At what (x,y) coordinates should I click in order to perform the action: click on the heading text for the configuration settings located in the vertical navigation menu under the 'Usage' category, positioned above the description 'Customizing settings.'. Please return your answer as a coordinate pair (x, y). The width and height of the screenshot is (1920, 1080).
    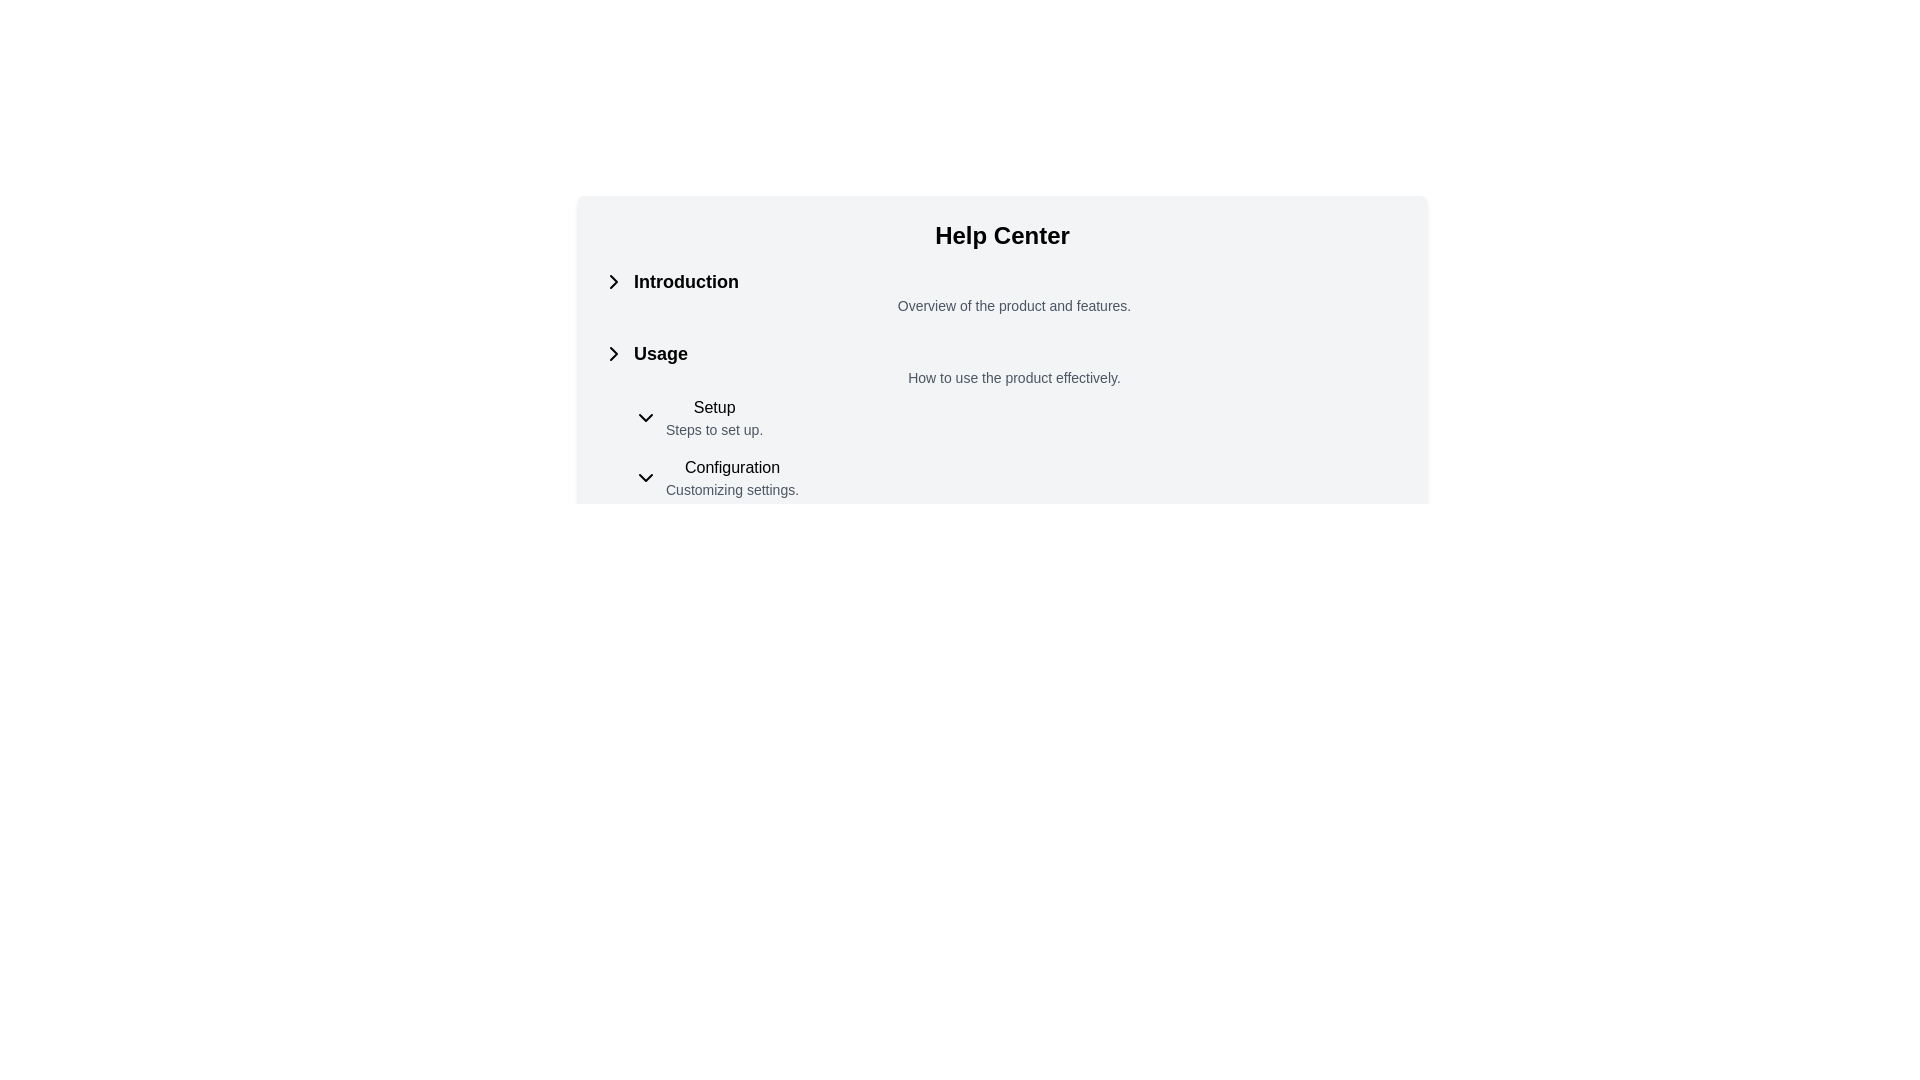
    Looking at the image, I should click on (731, 467).